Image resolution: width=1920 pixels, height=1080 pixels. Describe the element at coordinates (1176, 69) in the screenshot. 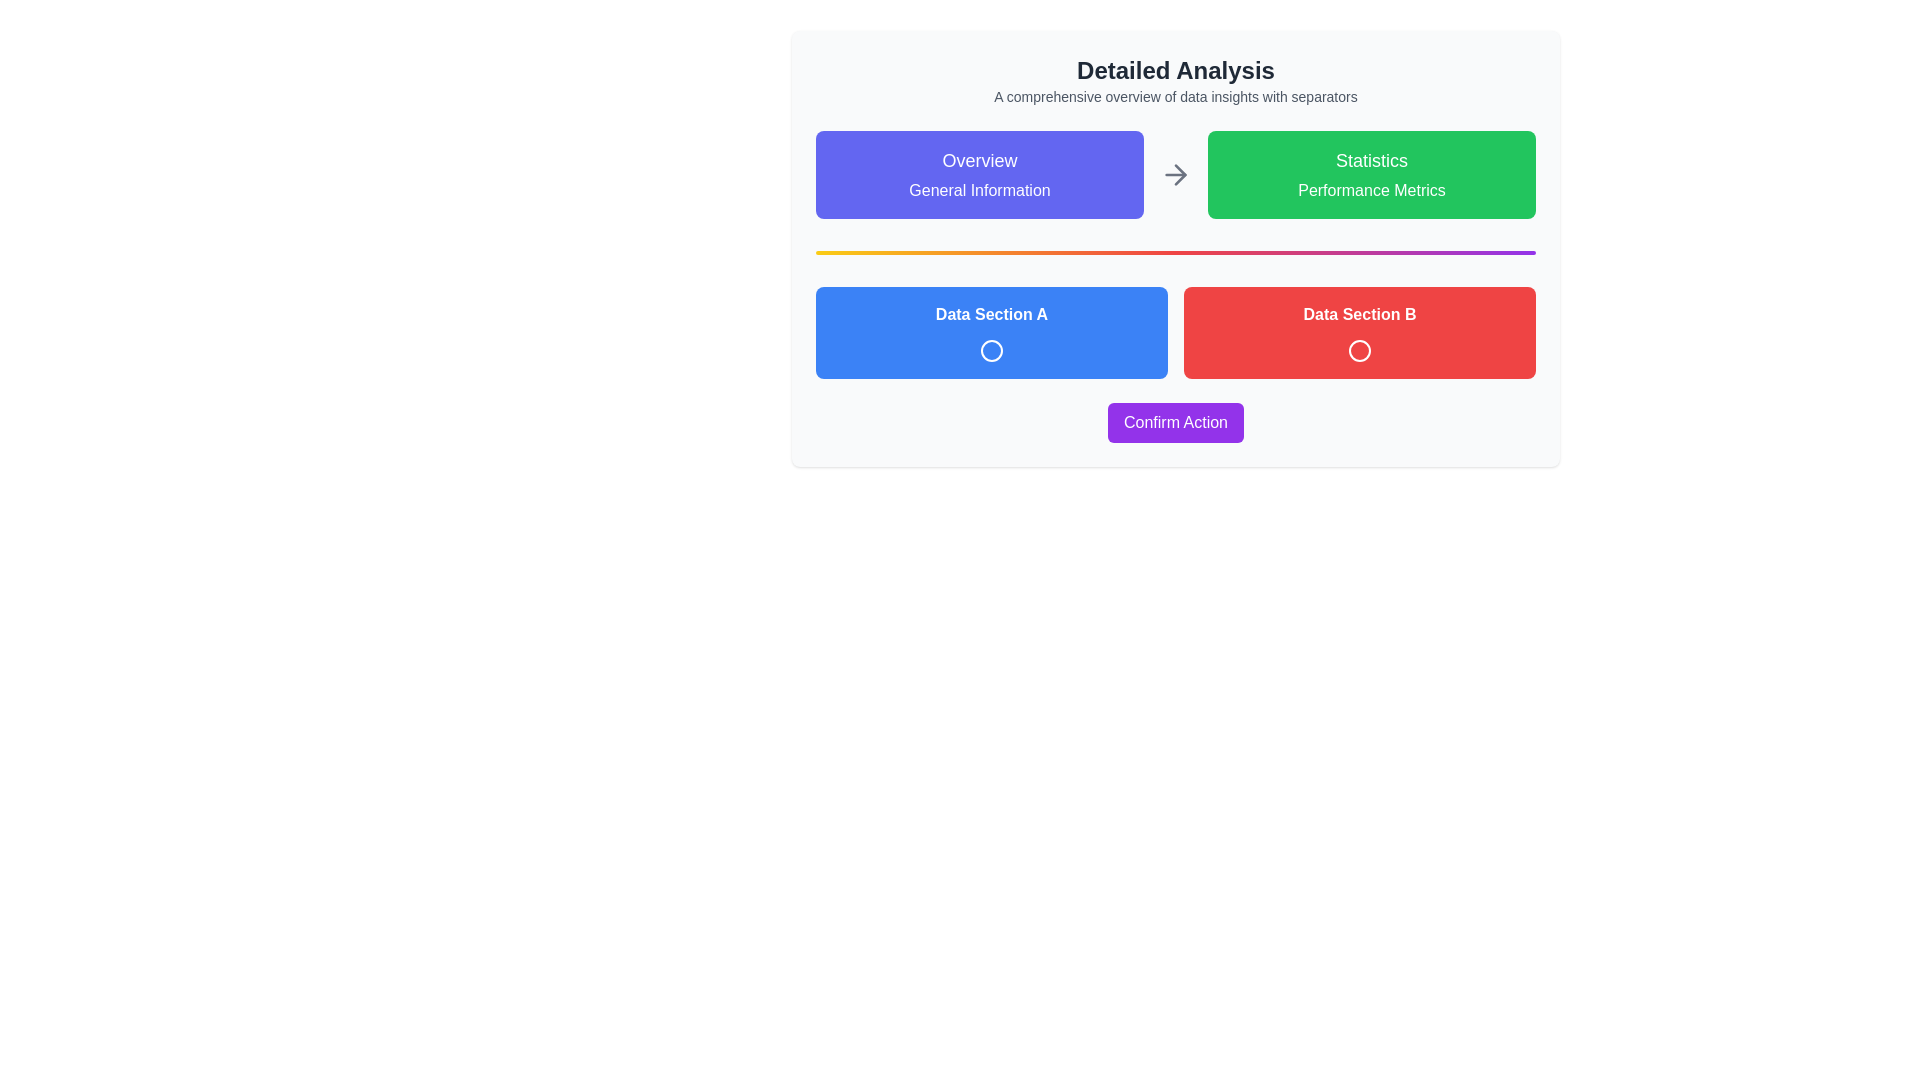

I see `the Text Display element that serves as the header or title of the section, which is positioned above another text element and horizontally centered in the layout` at that location.